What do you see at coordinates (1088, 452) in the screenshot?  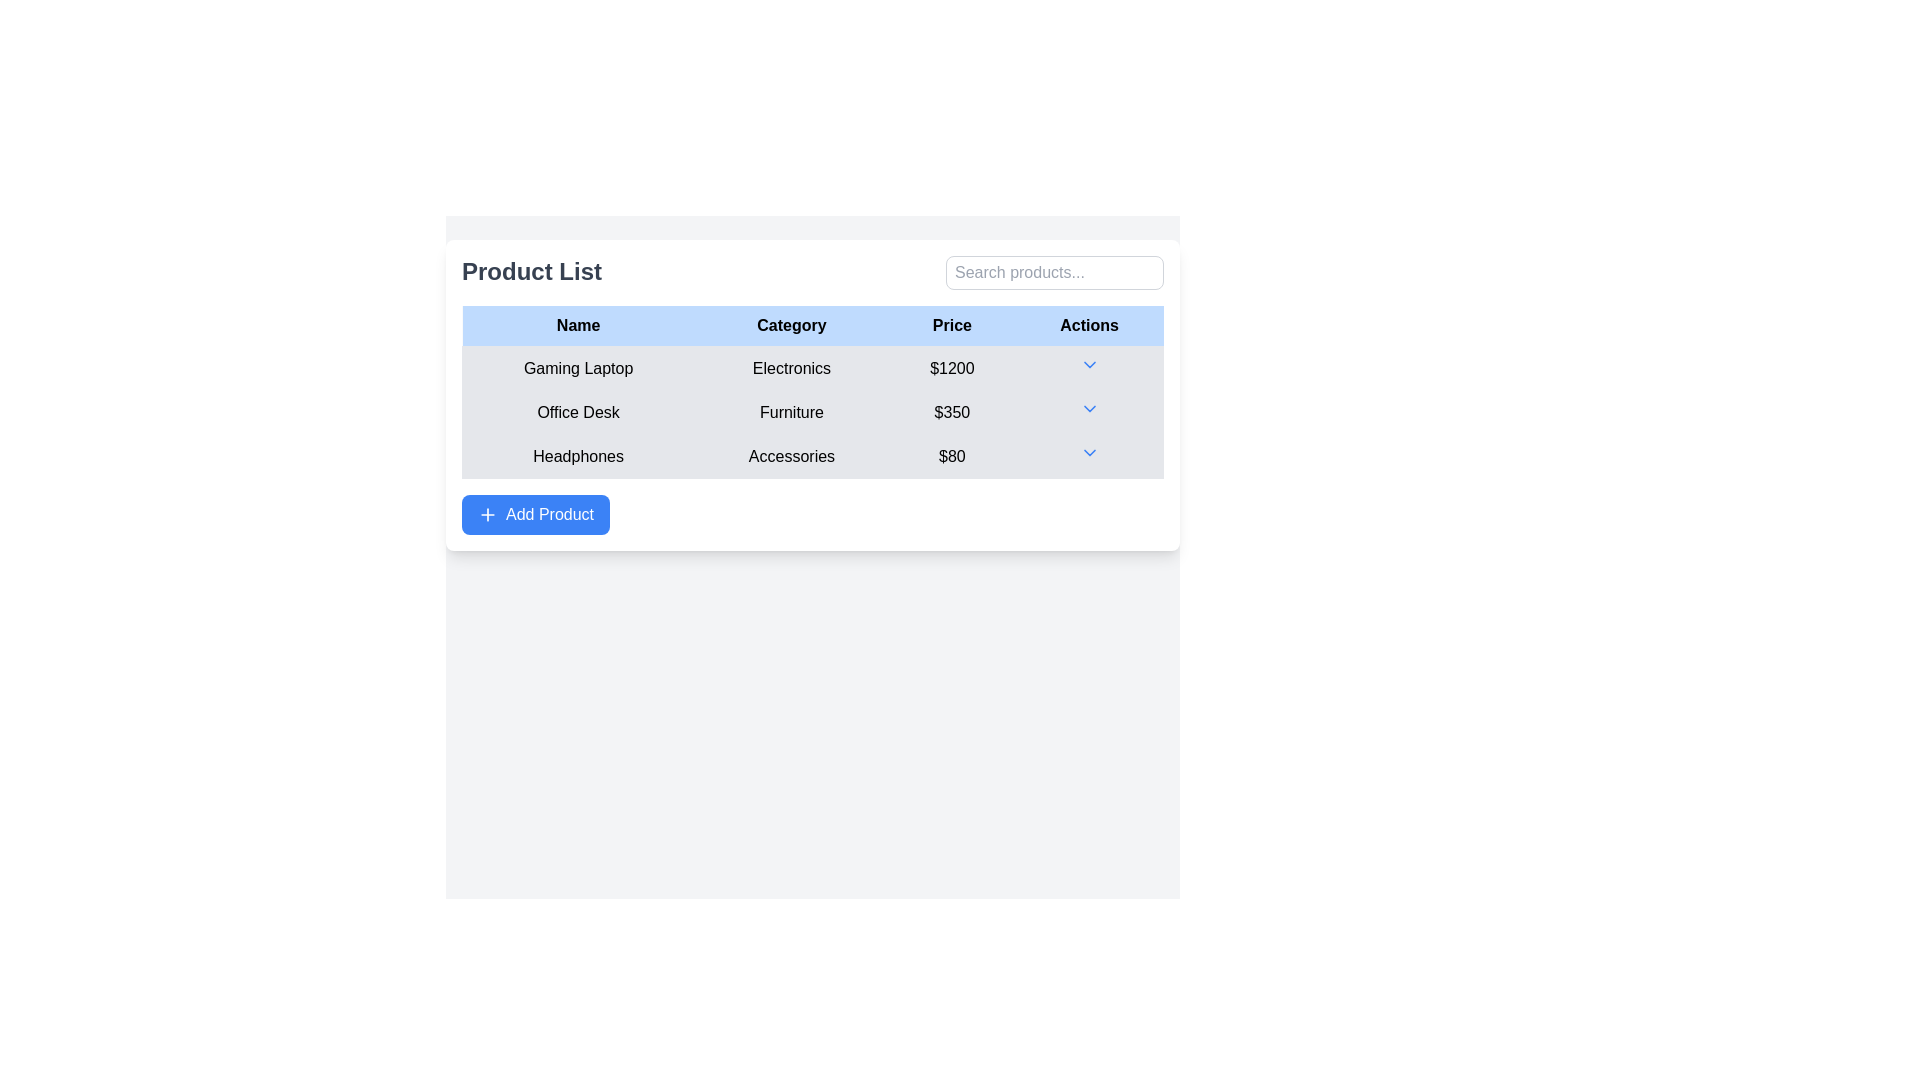 I see `the third dropdown icon under the 'Actions' column in the 'Product List' table that corresponds to the 'Headphones' entry` at bounding box center [1088, 452].